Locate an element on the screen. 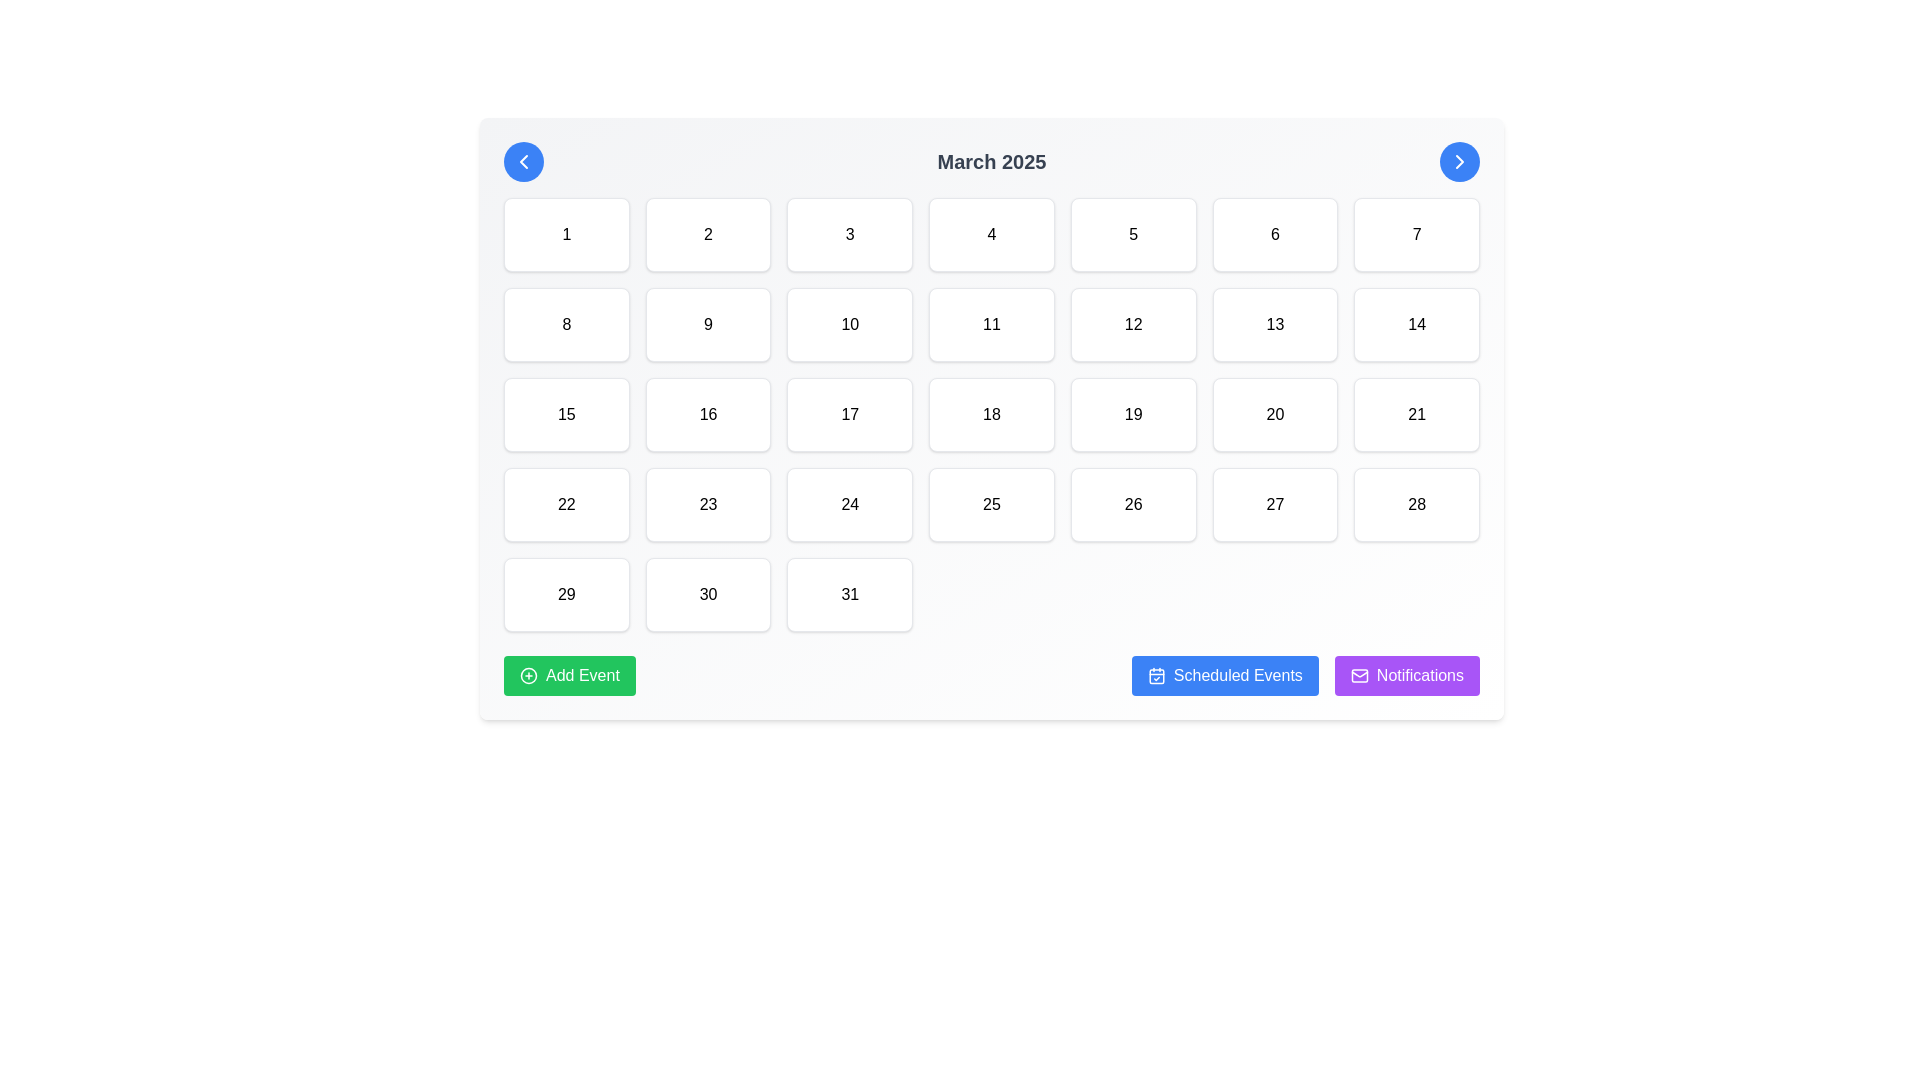  the Date Cell representing the 13th day in the calendar view is located at coordinates (1274, 323).